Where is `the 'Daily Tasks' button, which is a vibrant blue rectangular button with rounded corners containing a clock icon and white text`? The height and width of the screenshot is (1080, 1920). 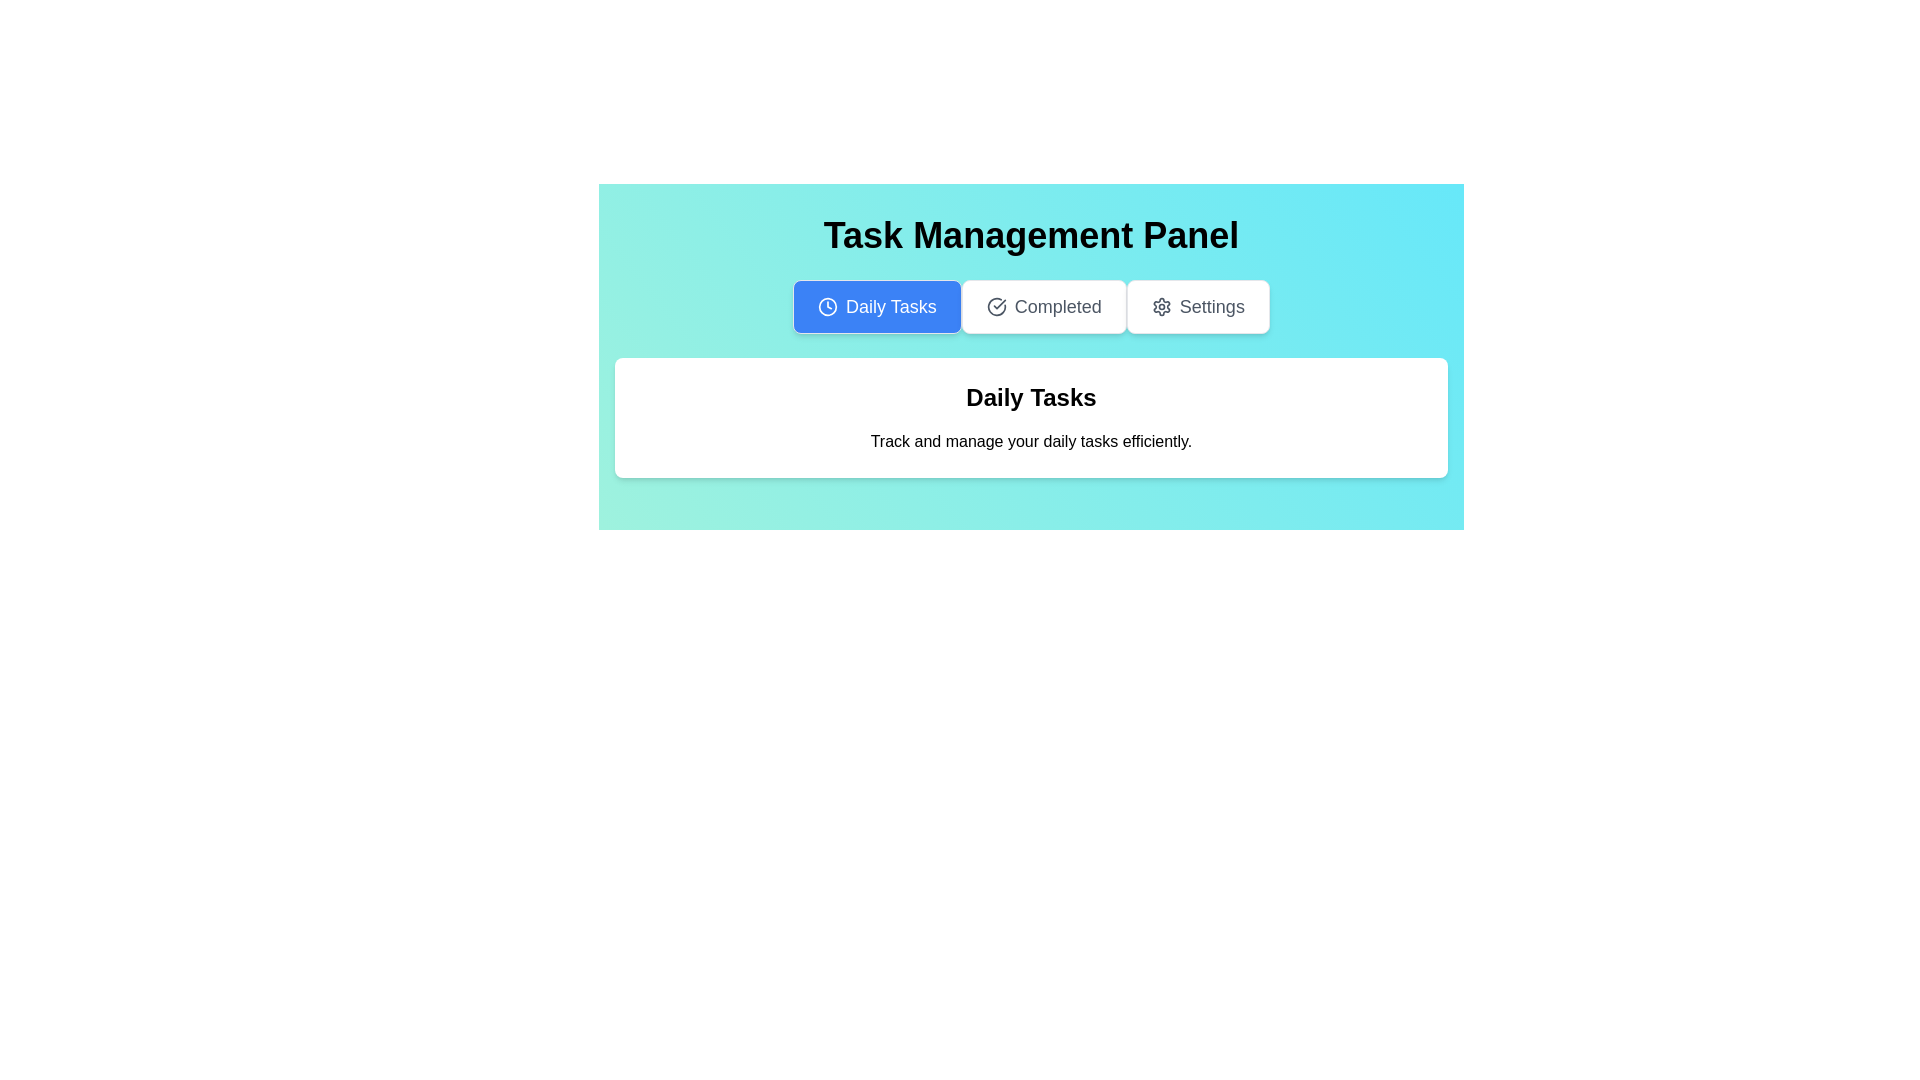 the 'Daily Tasks' button, which is a vibrant blue rectangular button with rounded corners containing a clock icon and white text is located at coordinates (877, 307).